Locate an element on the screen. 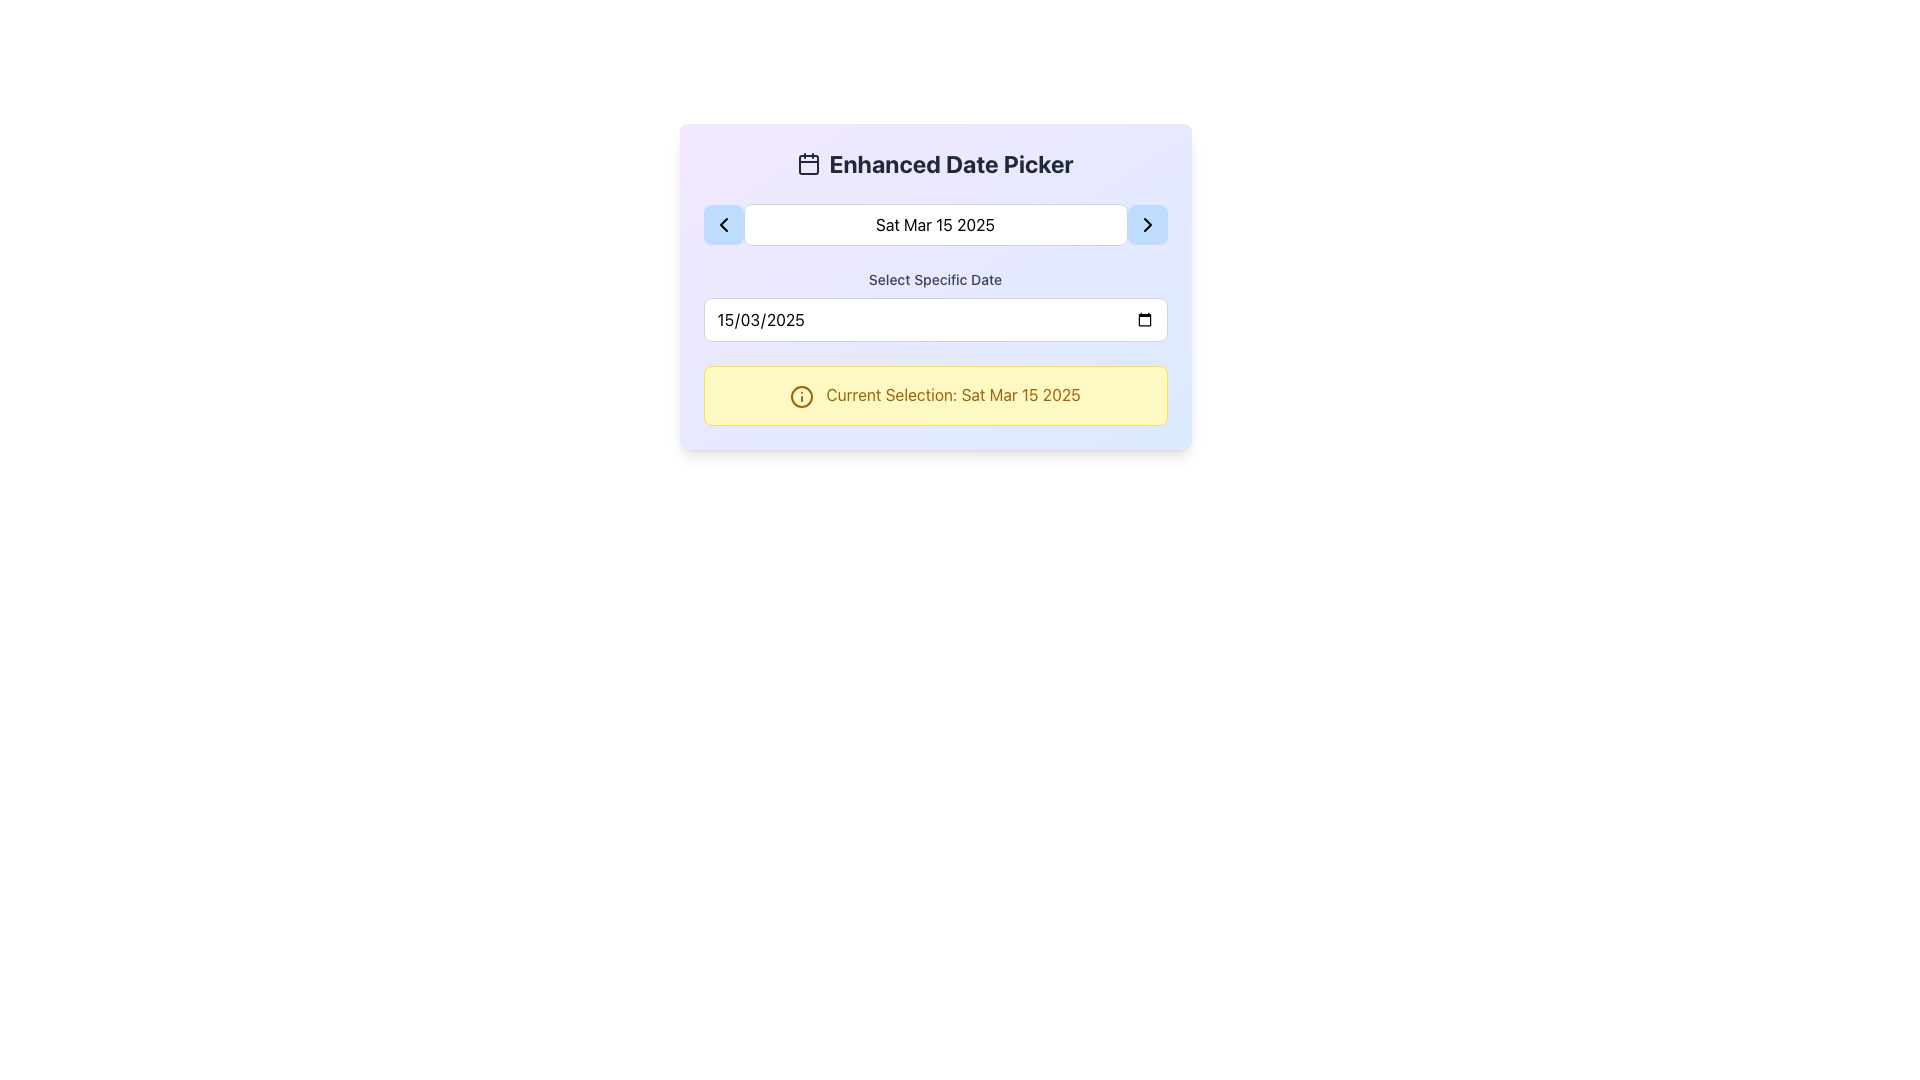 The image size is (1920, 1080). the central rectangular component of the calendar icon, which has rounded corners and serves as the background of the icon, located beside the 'Enhanced Date Picker' label is located at coordinates (809, 164).